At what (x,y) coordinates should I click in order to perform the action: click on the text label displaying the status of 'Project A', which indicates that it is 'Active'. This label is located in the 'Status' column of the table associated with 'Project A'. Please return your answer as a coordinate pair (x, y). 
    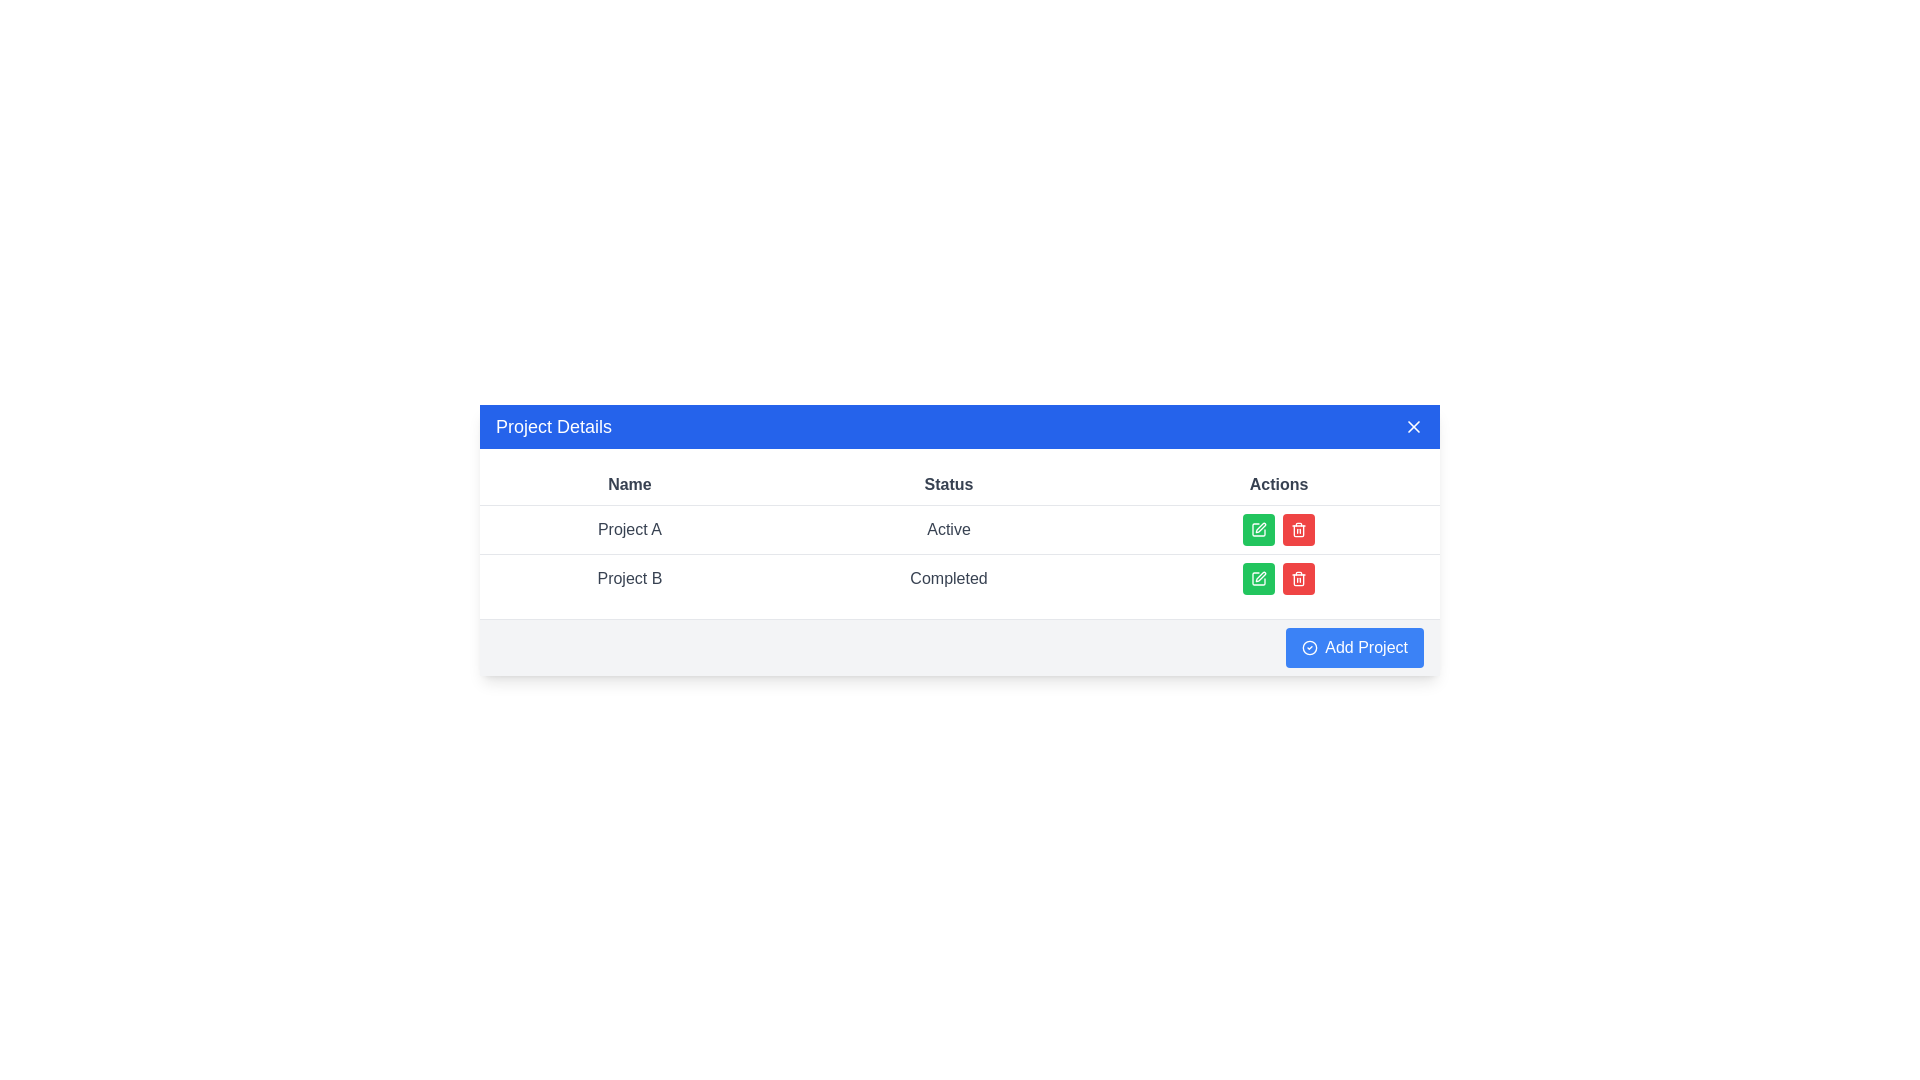
    Looking at the image, I should click on (948, 528).